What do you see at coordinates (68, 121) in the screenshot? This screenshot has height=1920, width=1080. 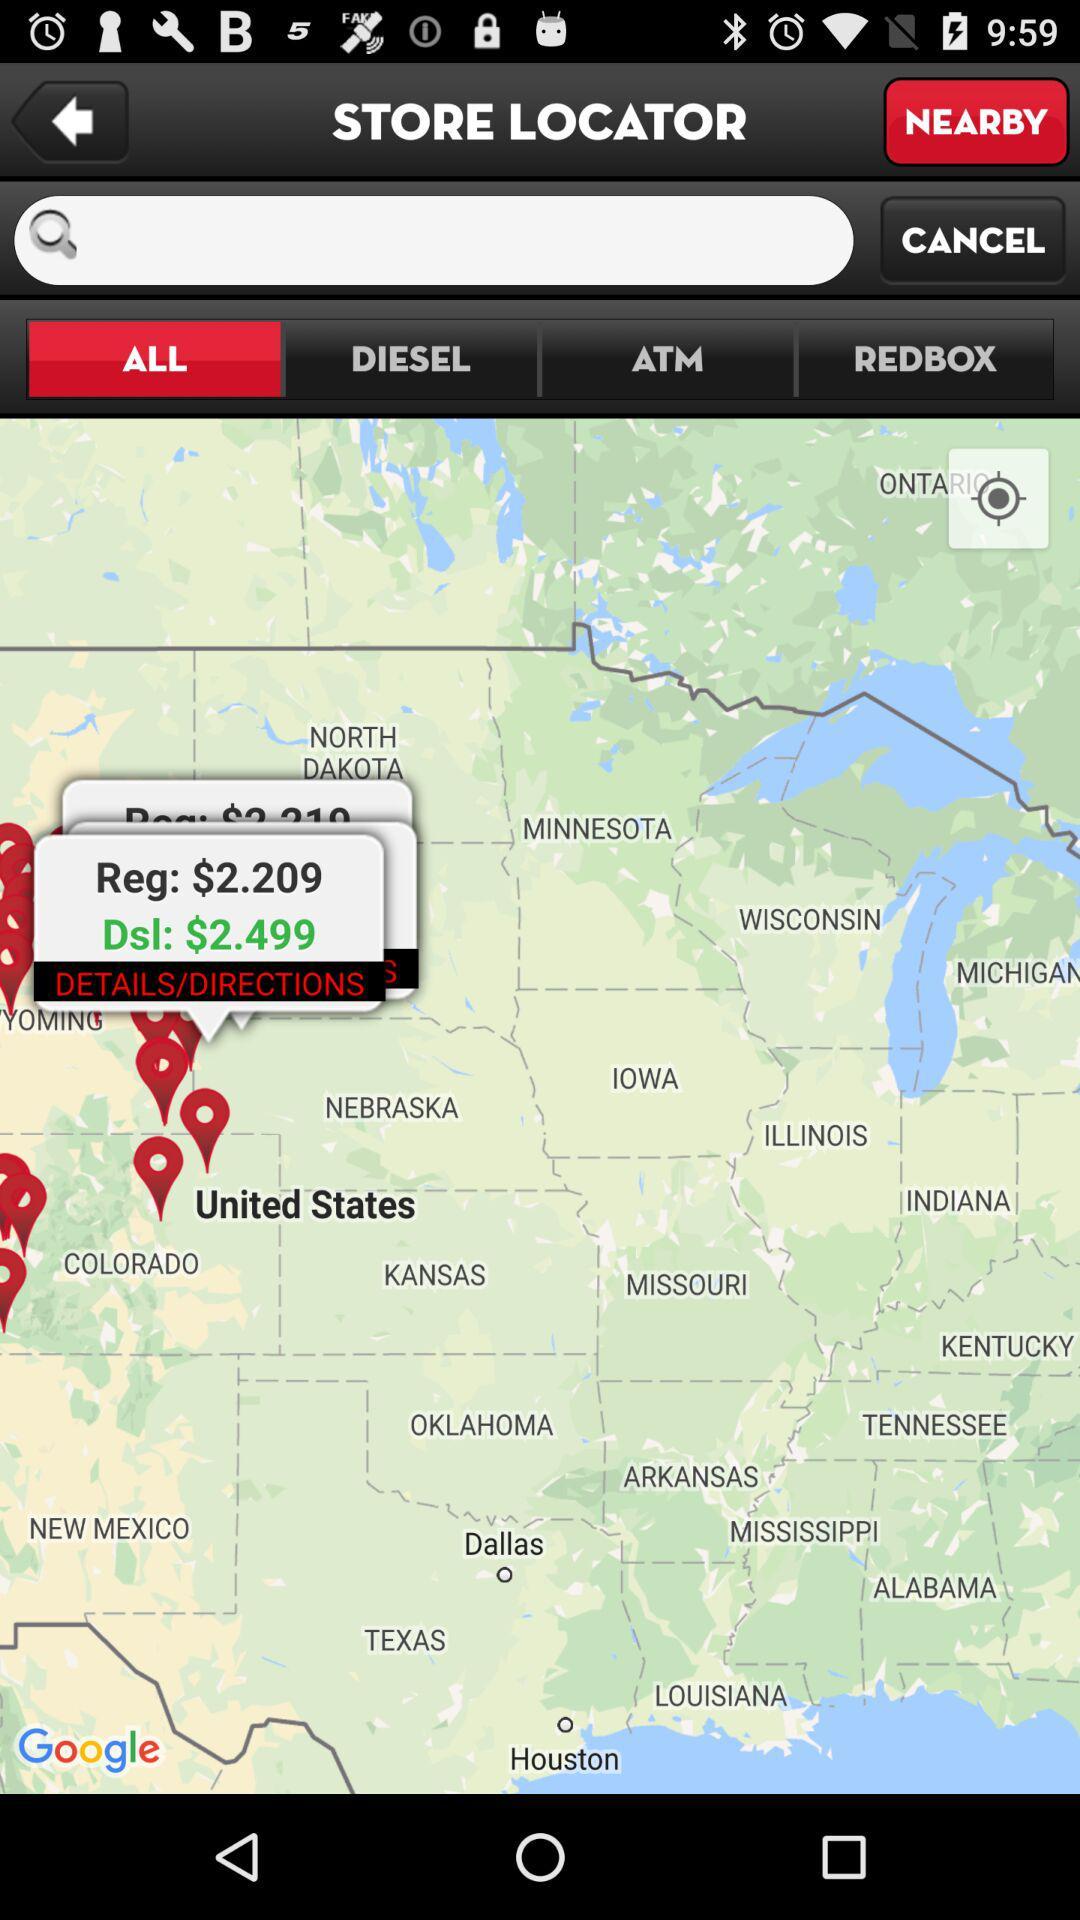 I see `go back` at bounding box center [68, 121].